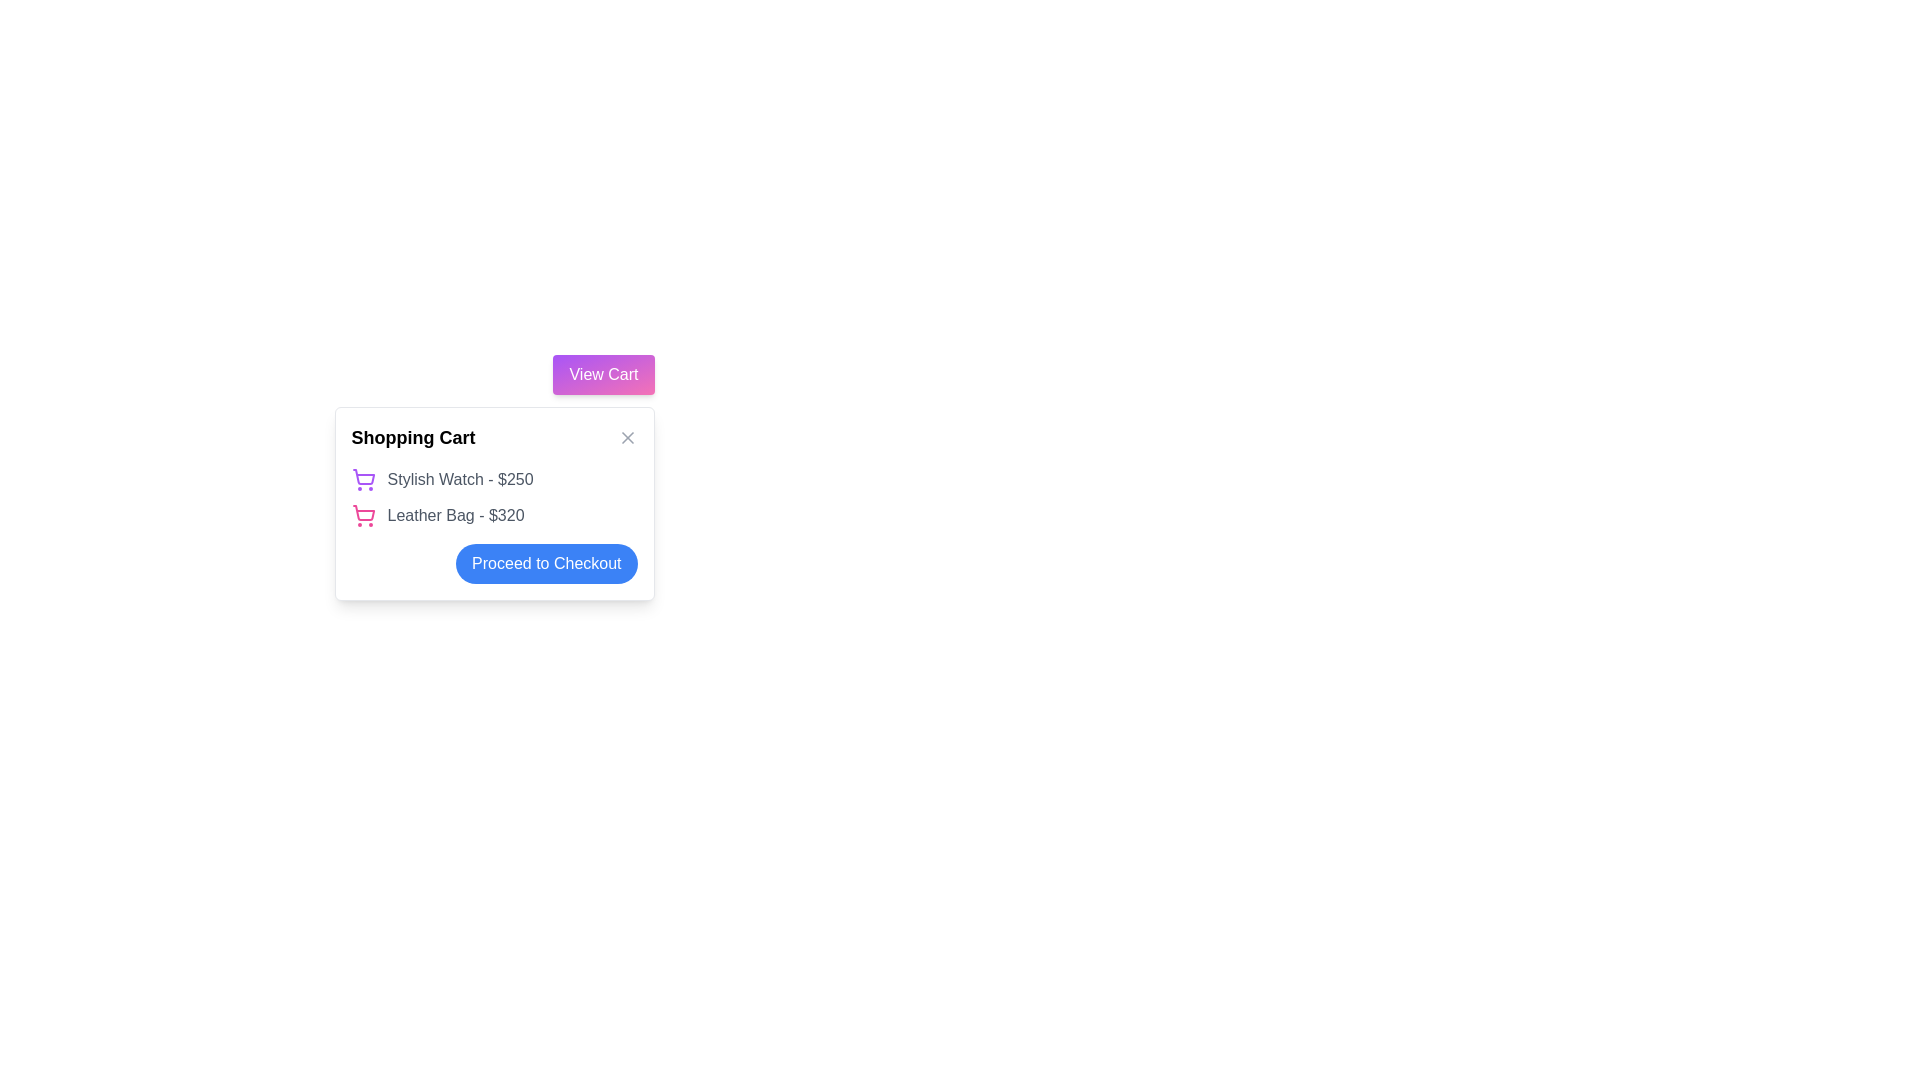  What do you see at coordinates (455, 515) in the screenshot?
I see `the static text that describes the second item in the shopping cart, located below 'Stylish Watch - $250'` at bounding box center [455, 515].